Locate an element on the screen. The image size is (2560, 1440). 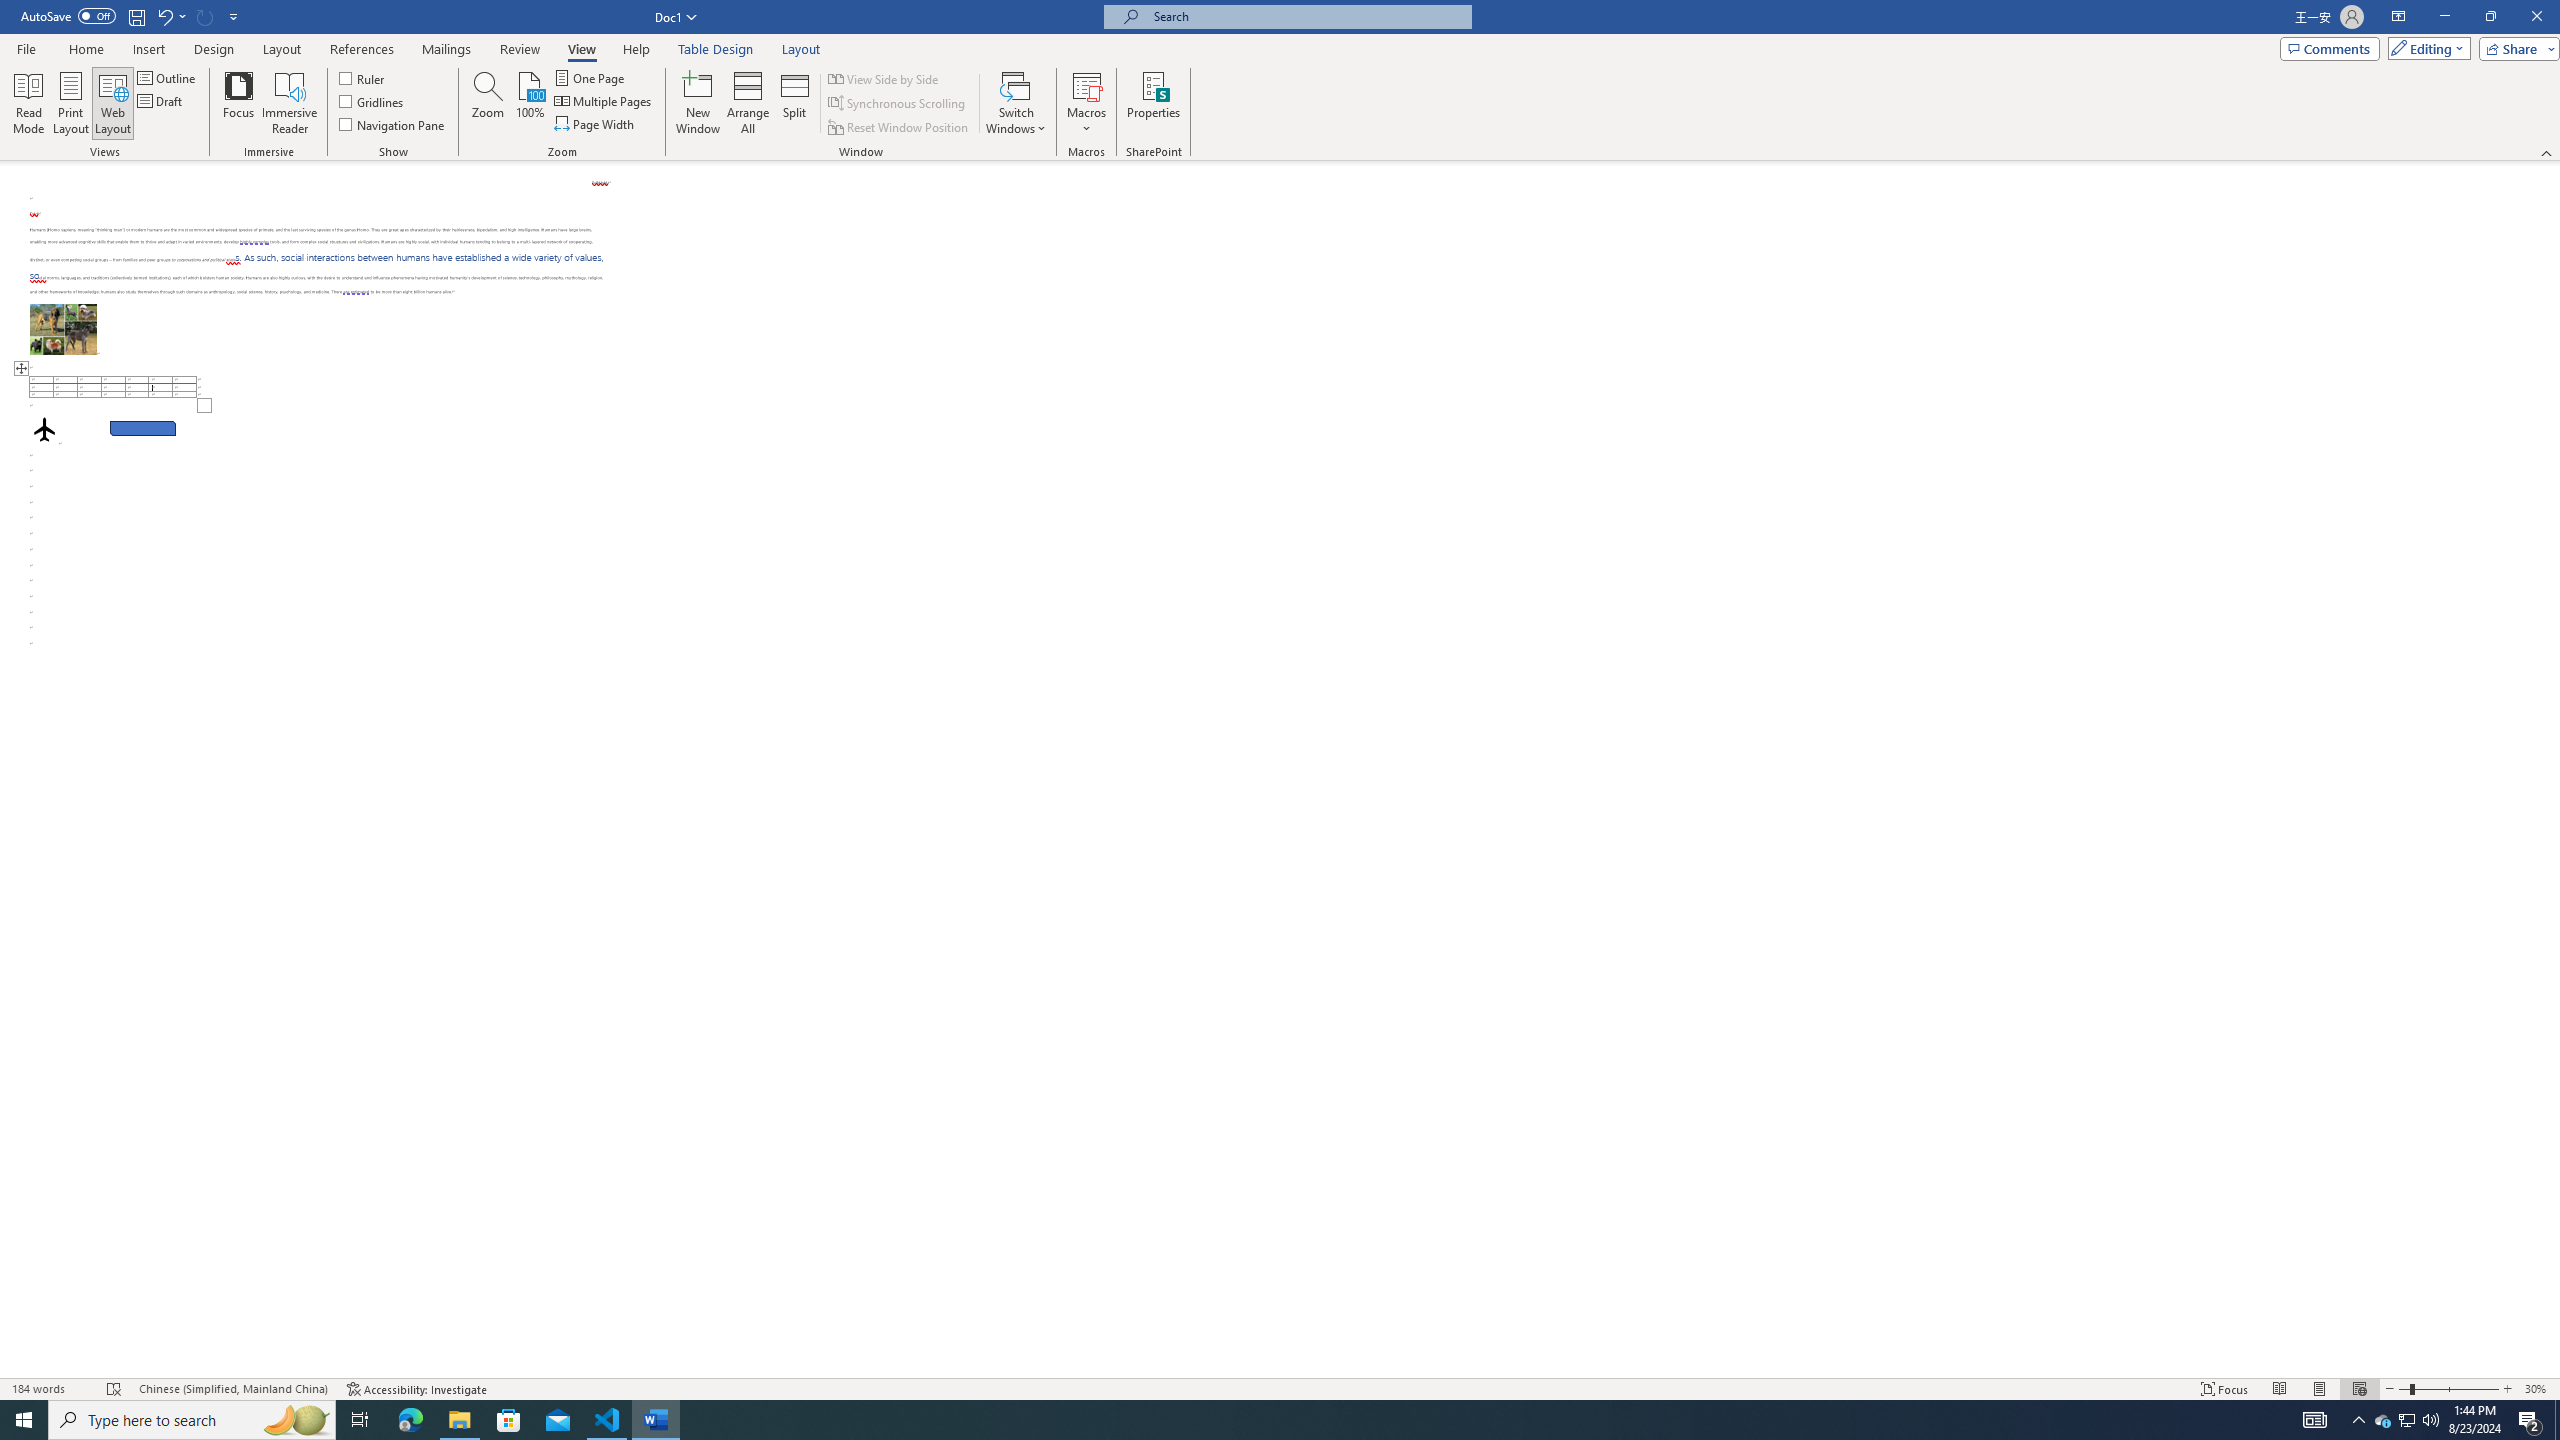
'Reset Window Position' is located at coordinates (898, 127).